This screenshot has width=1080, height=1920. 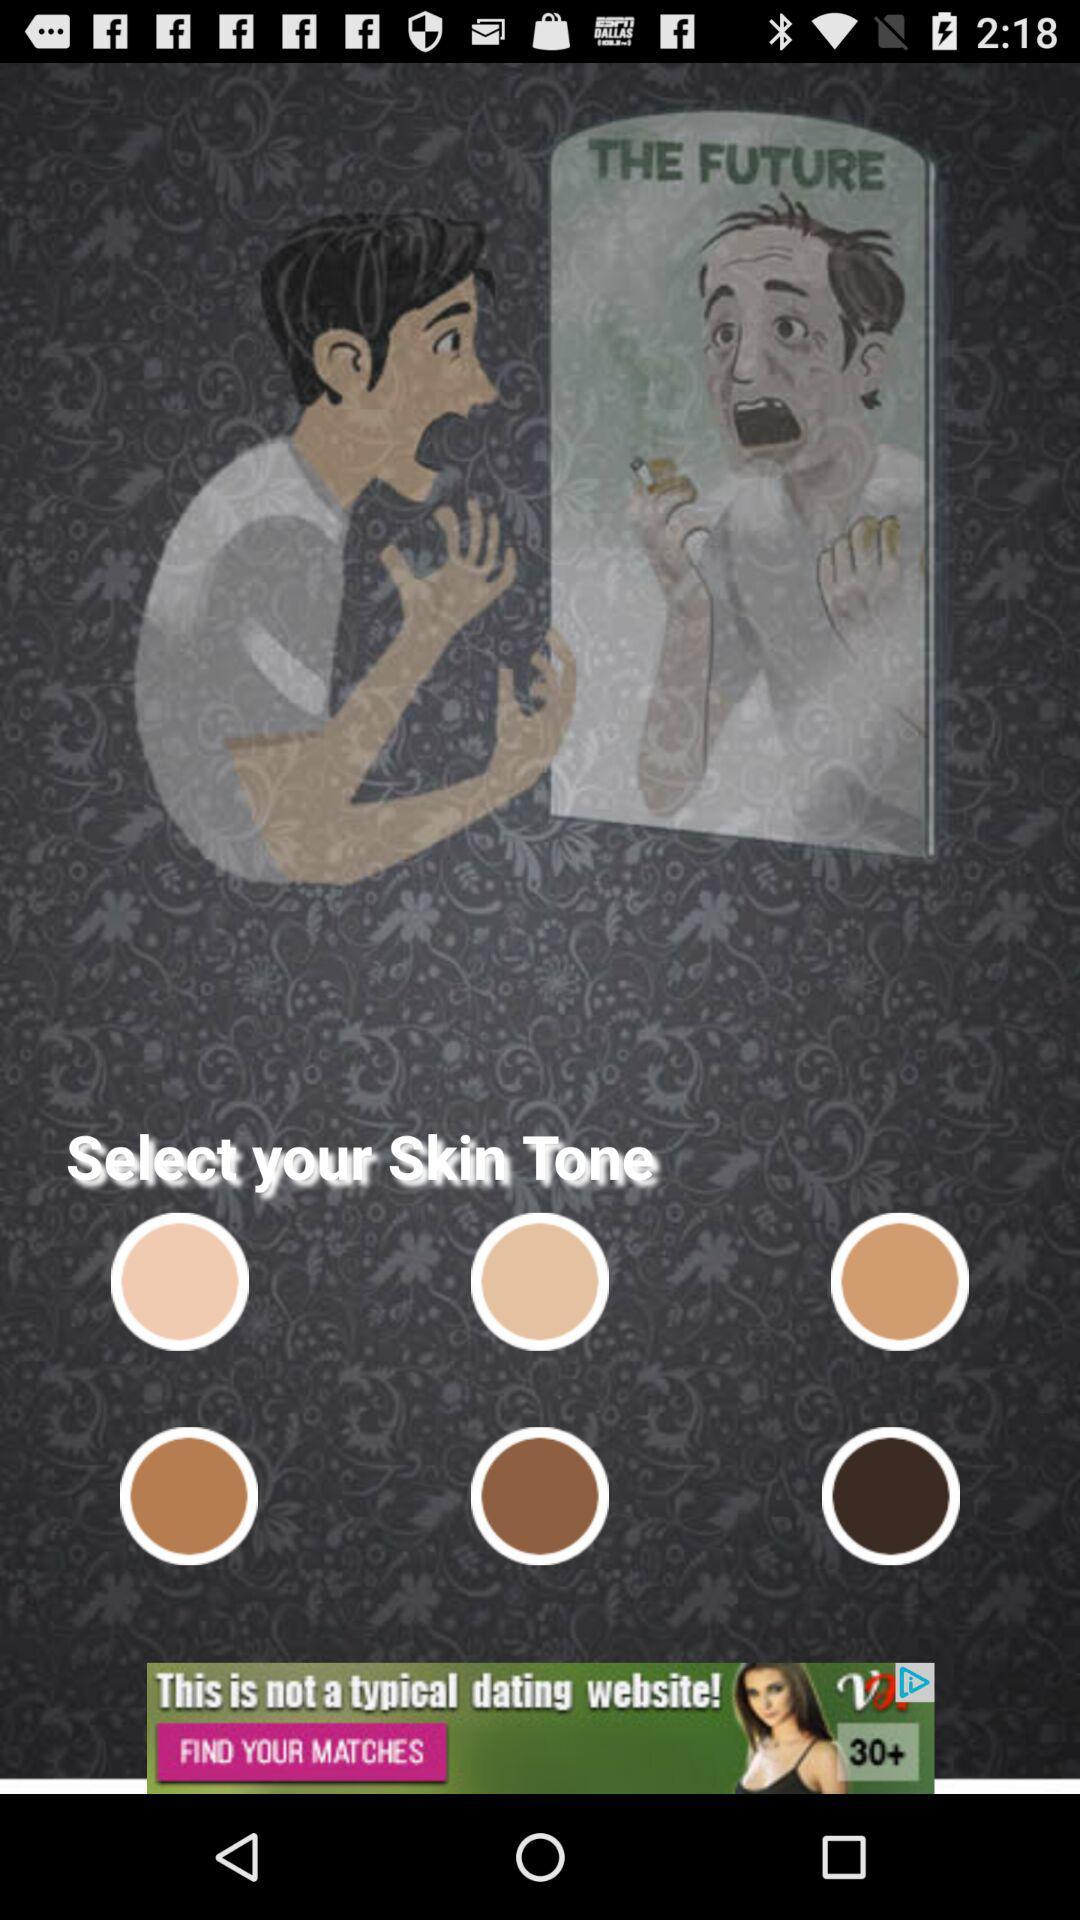 I want to click on color, so click(x=898, y=1281).